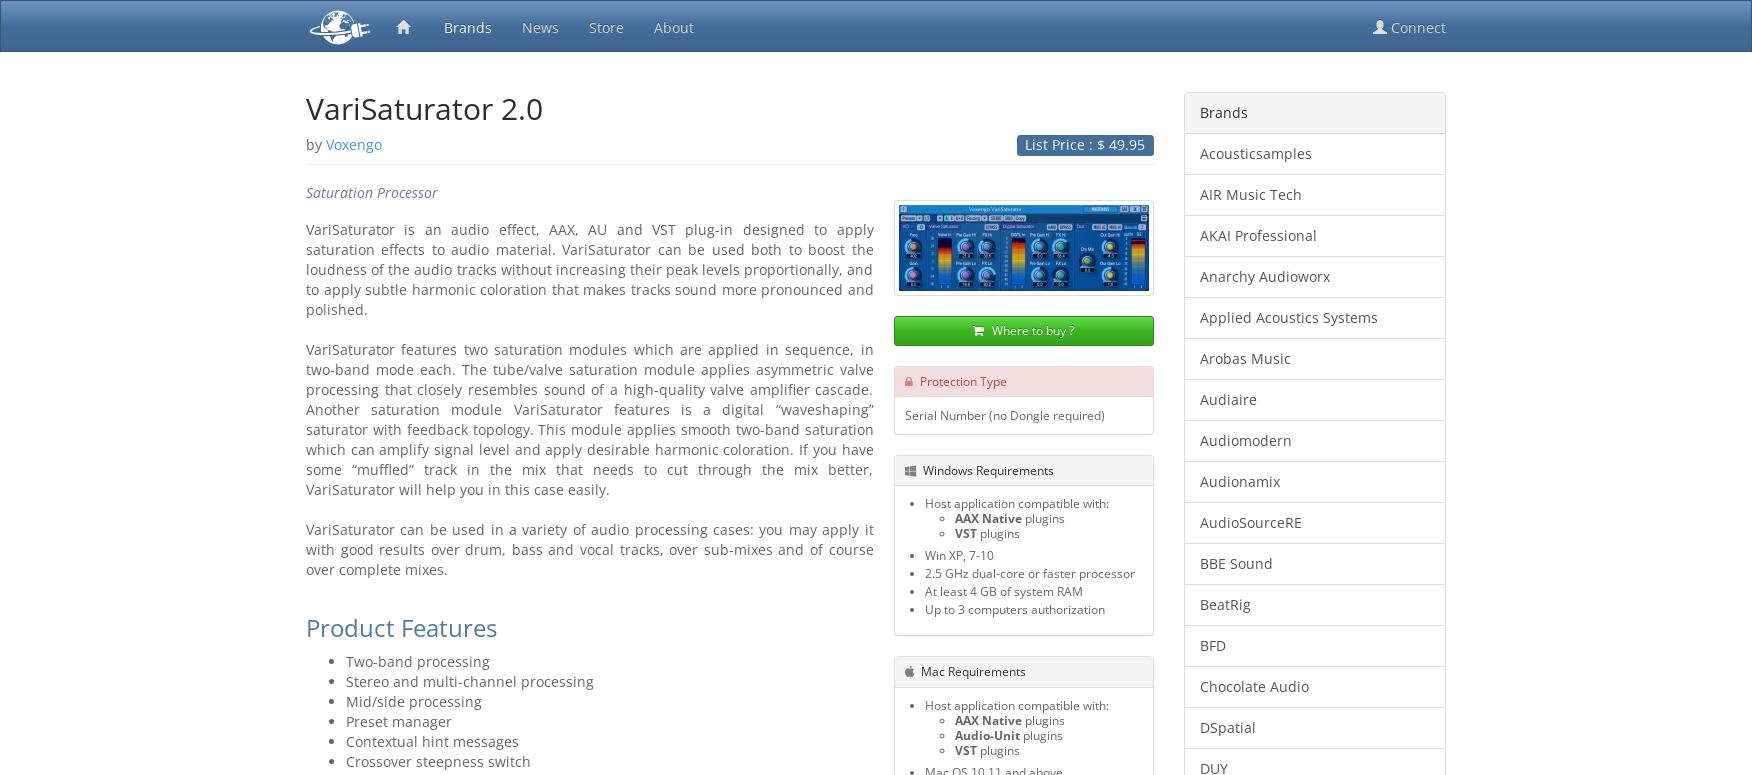 The width and height of the screenshot is (1752, 775). What do you see at coordinates (1028, 572) in the screenshot?
I see `'2.5 GHz dual-core or faster processor'` at bounding box center [1028, 572].